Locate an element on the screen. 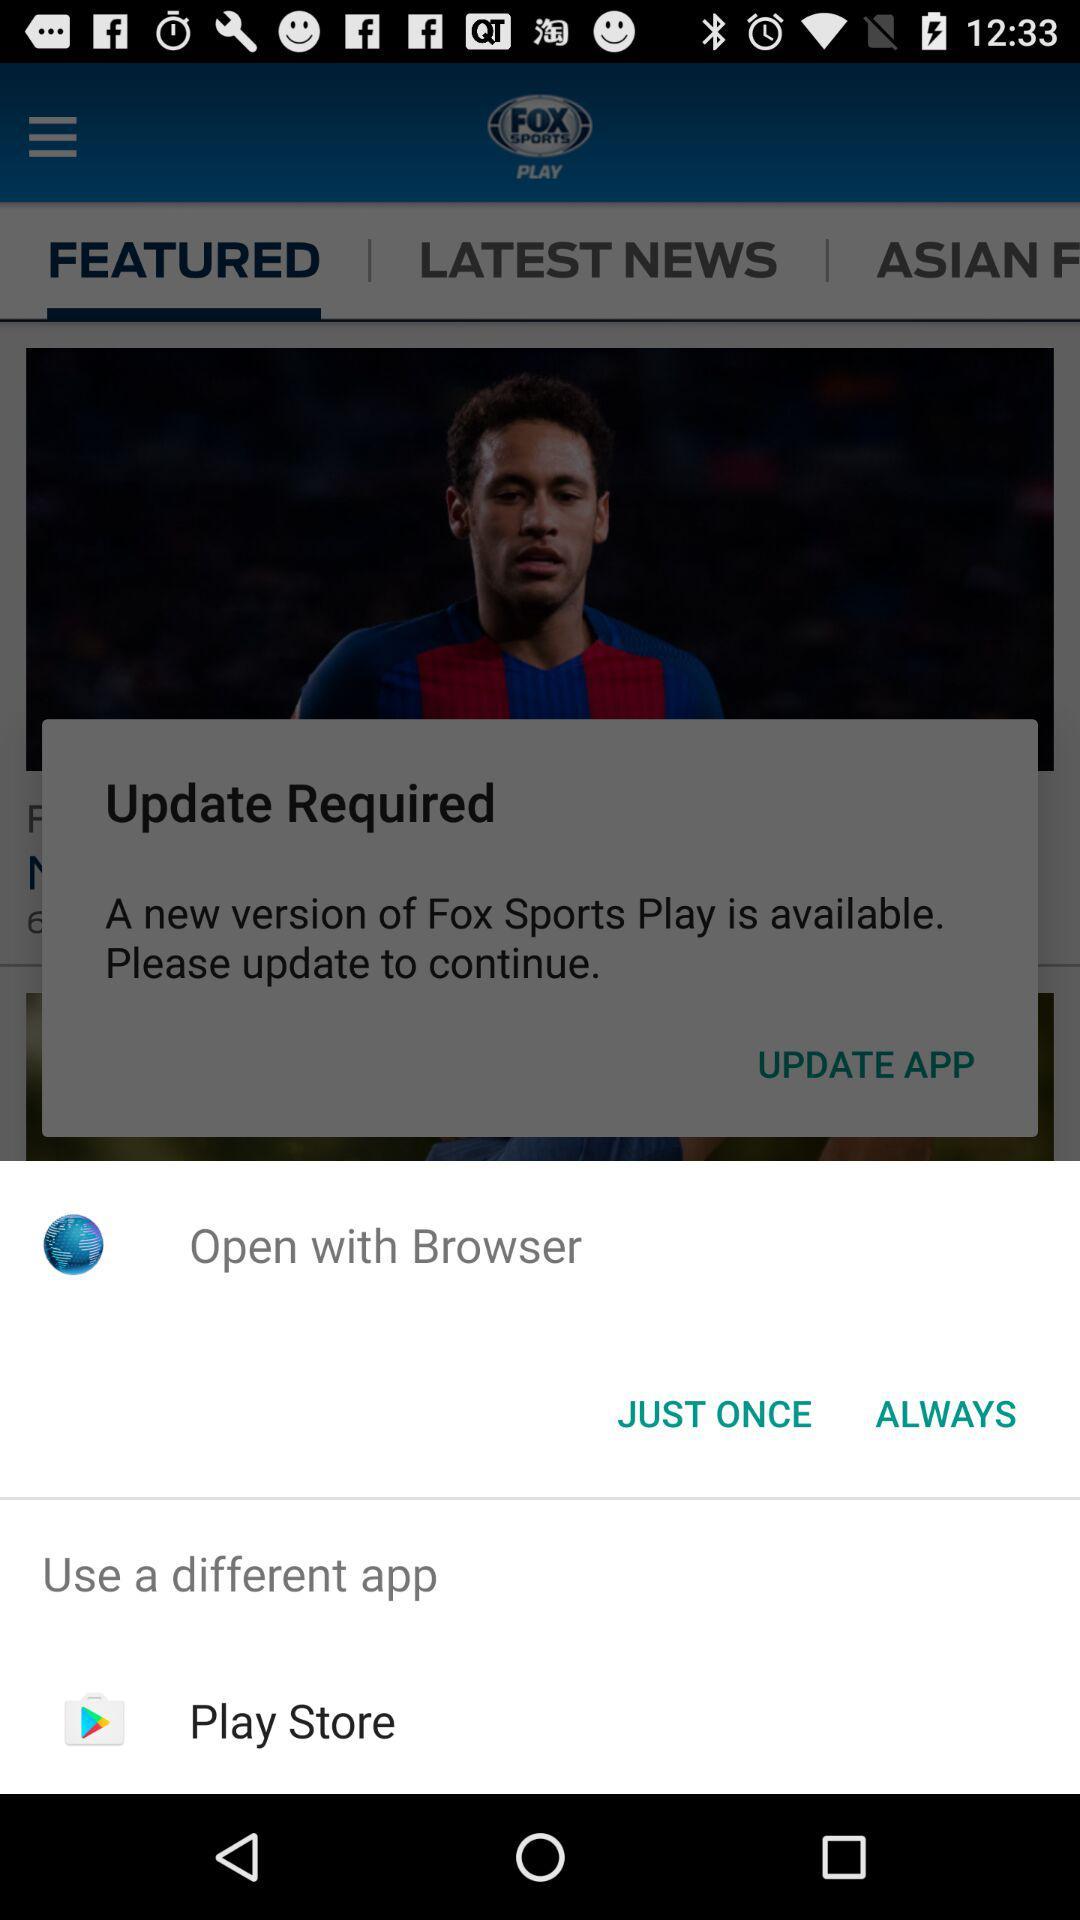 The image size is (1080, 1920). always button is located at coordinates (945, 1411).